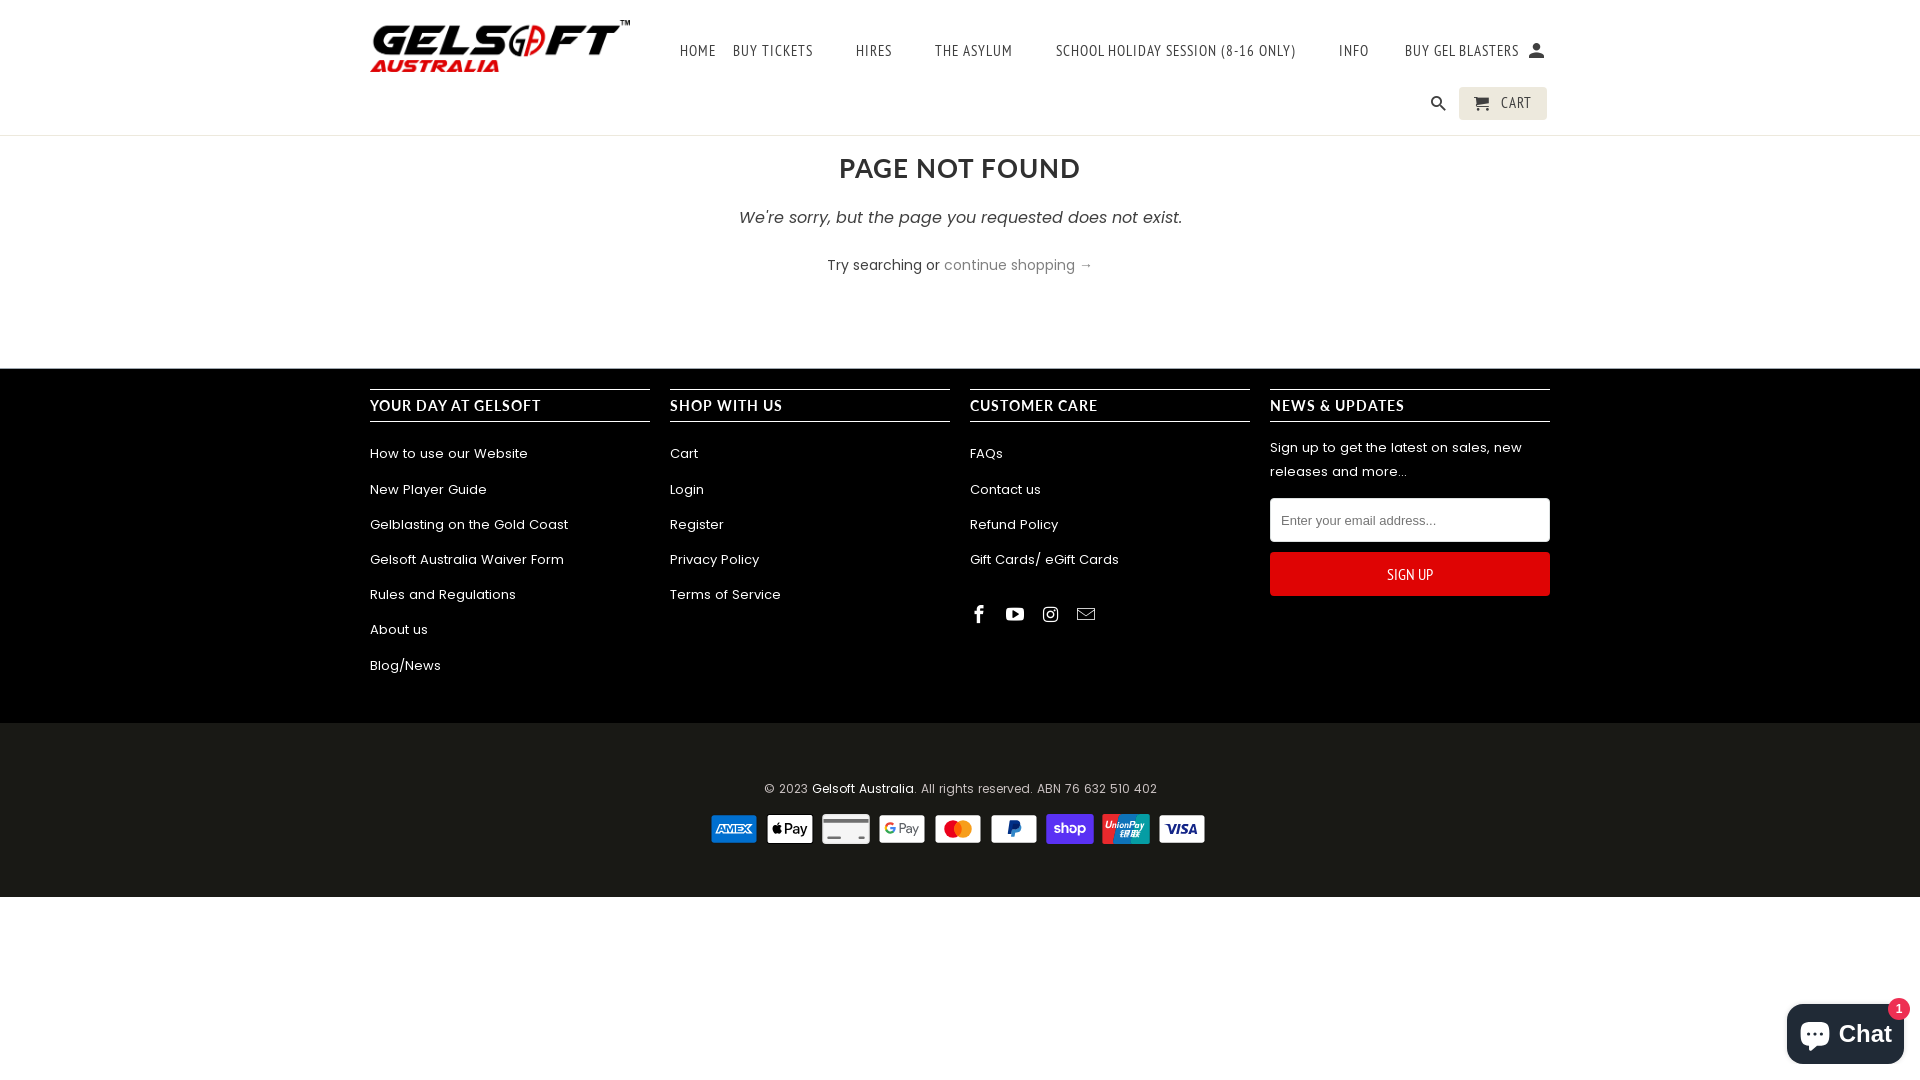  I want to click on 'Contact us', so click(1005, 489).